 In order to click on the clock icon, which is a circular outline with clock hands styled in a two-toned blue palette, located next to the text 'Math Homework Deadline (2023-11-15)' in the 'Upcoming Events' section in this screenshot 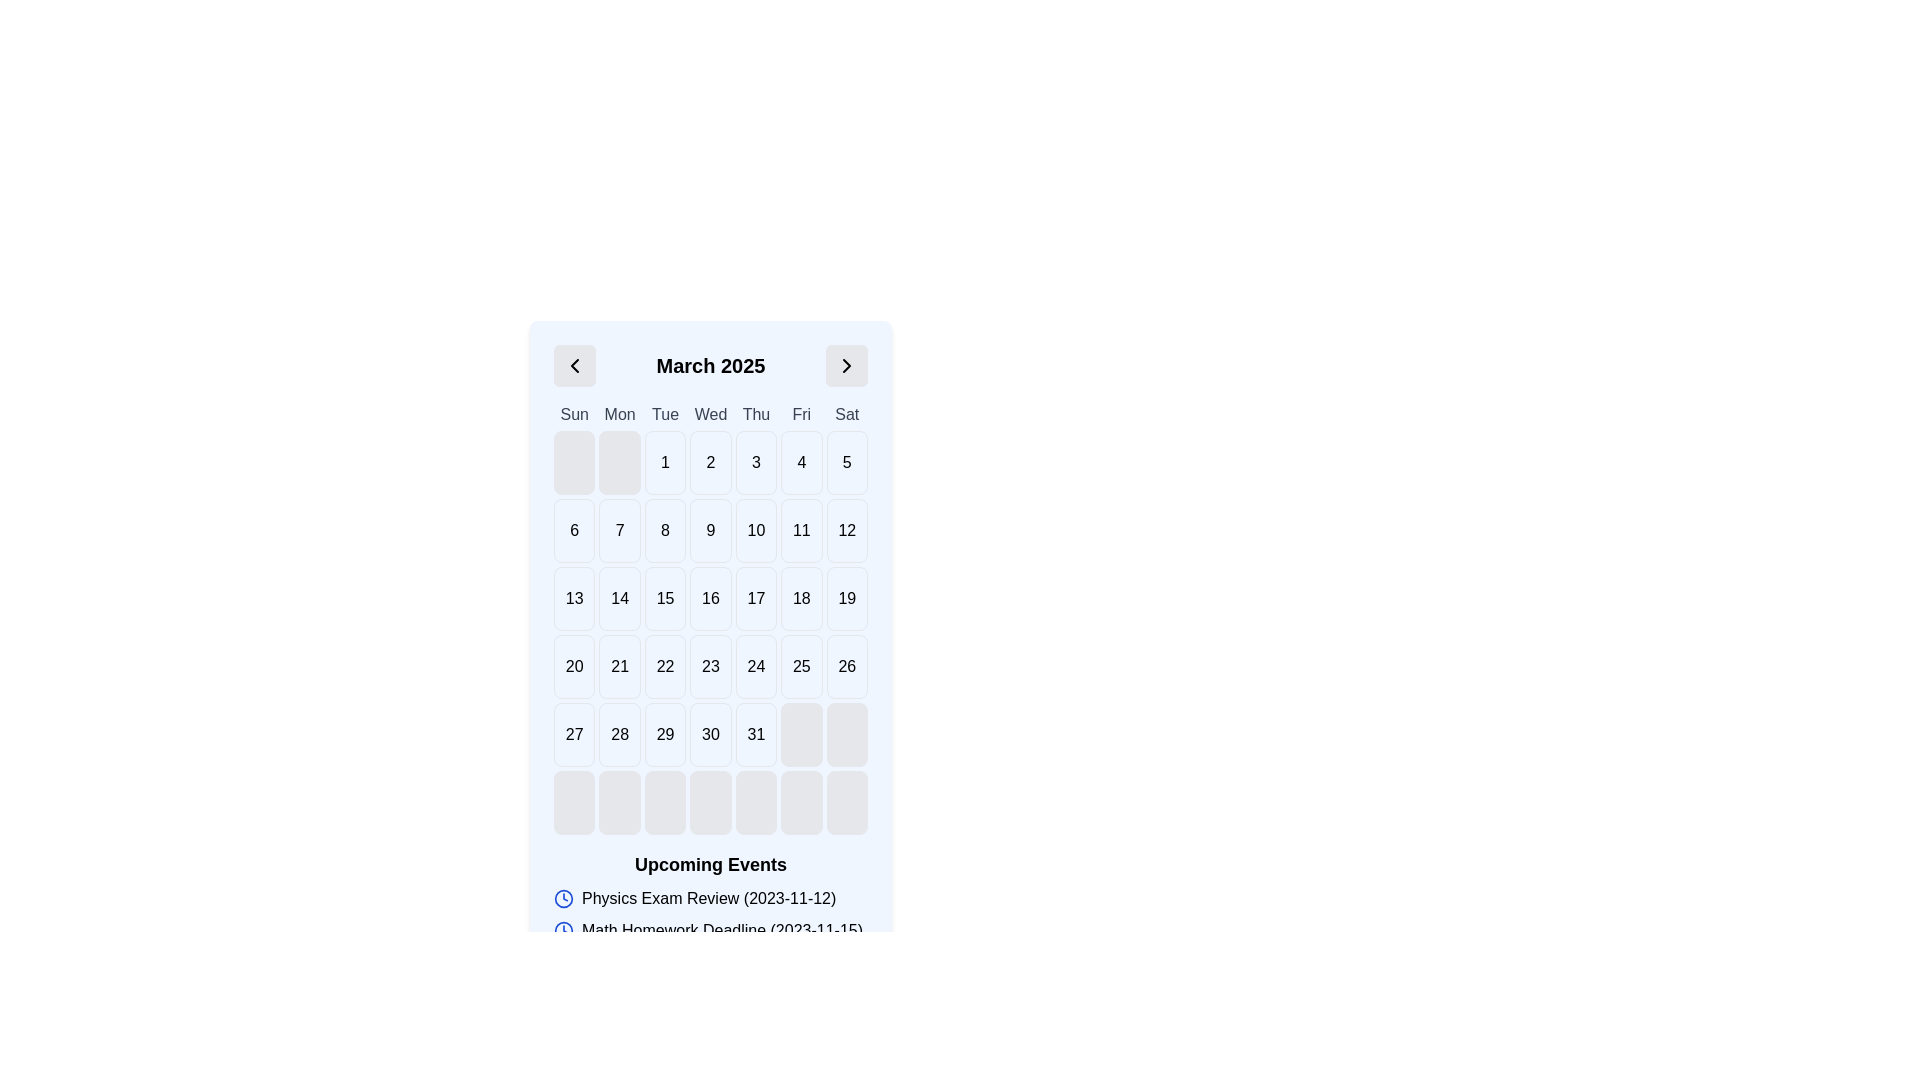, I will do `click(563, 930)`.